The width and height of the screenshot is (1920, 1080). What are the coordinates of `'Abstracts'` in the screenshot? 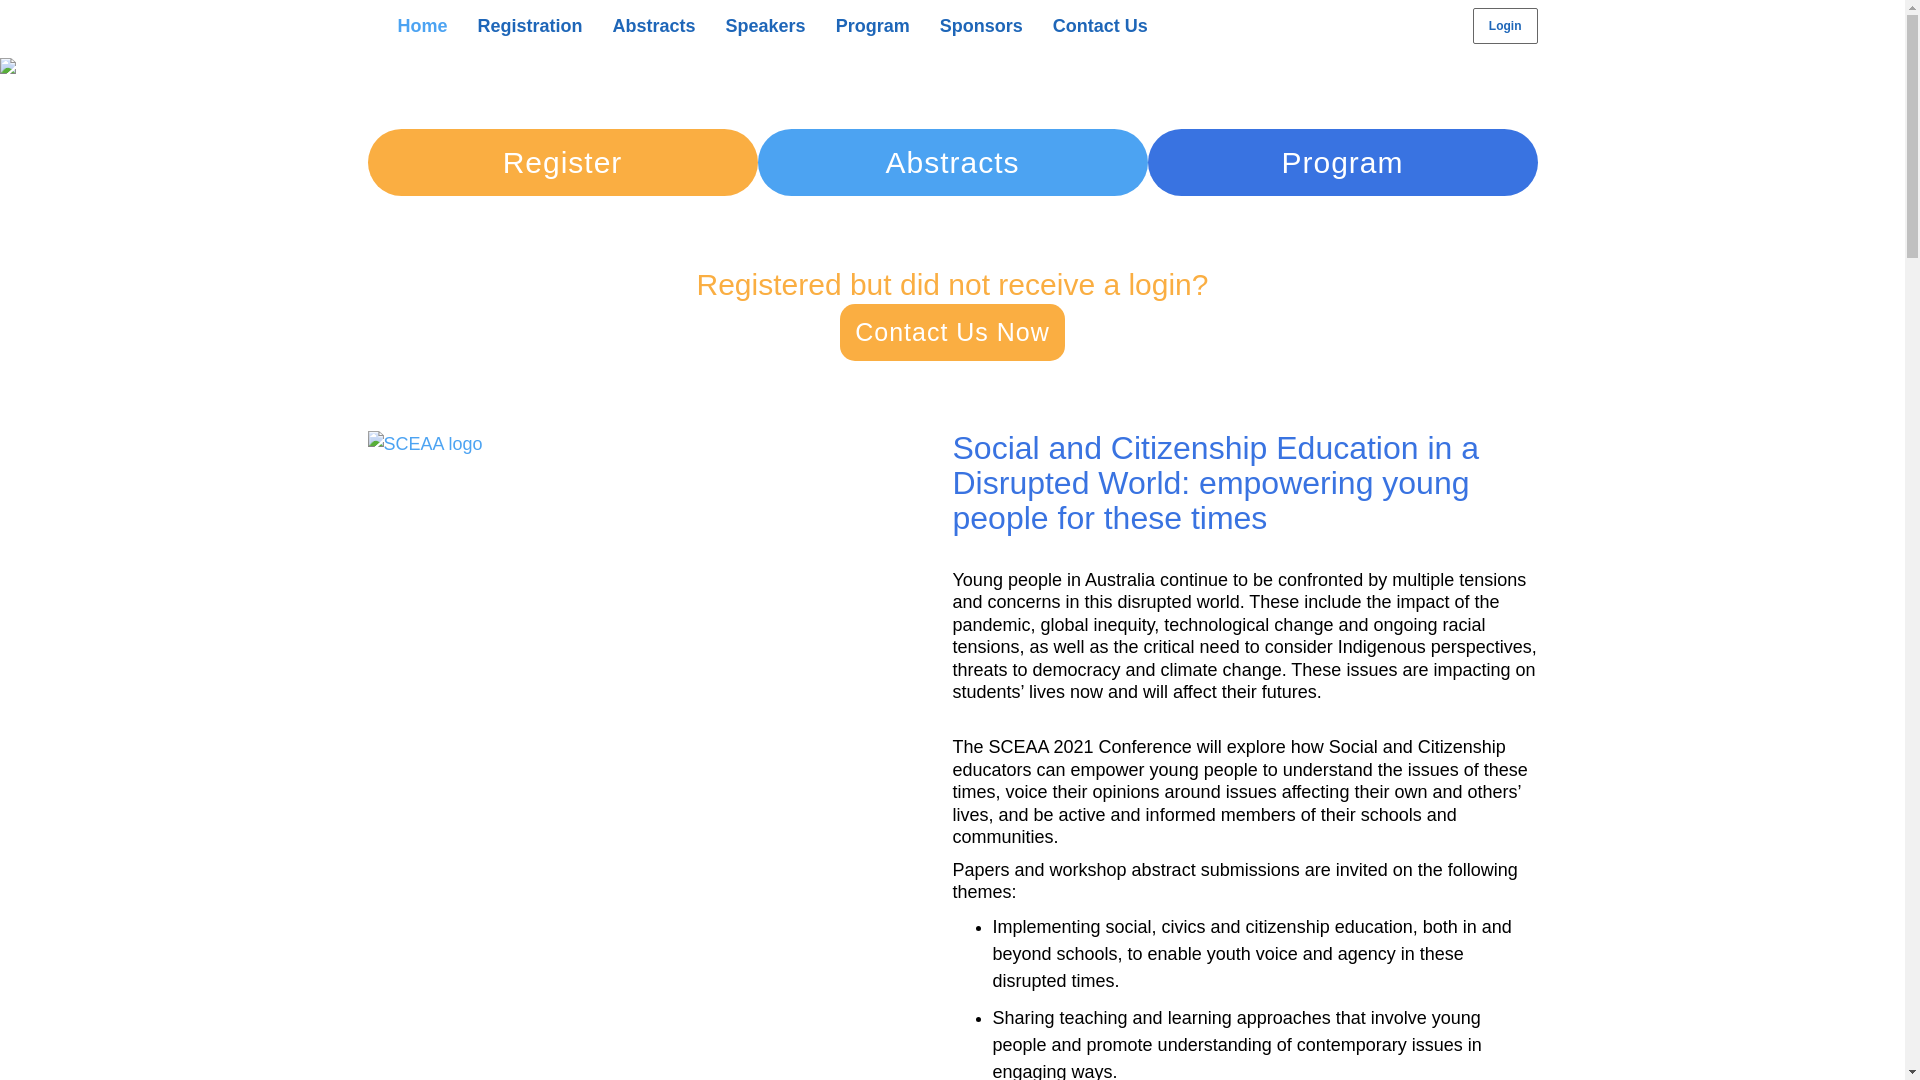 It's located at (952, 161).